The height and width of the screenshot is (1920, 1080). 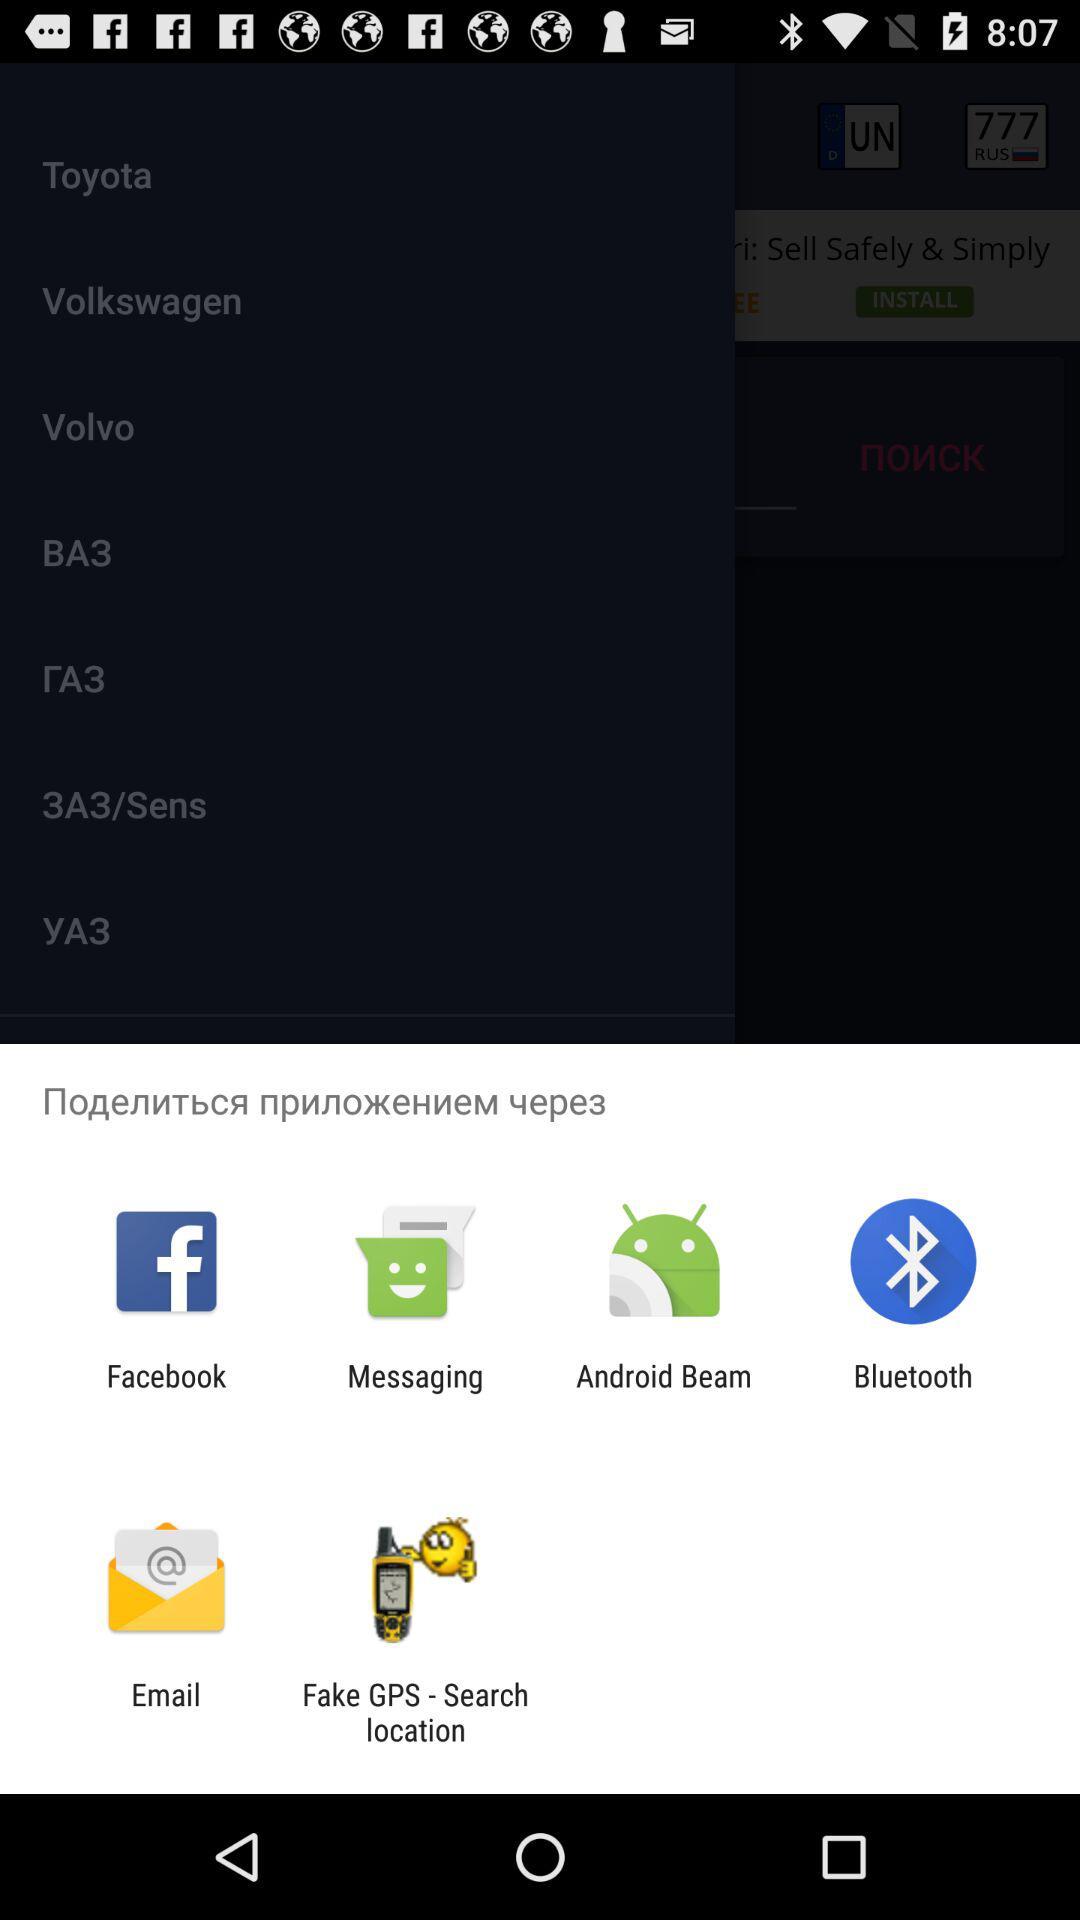 I want to click on the app to the right of the facebook icon, so click(x=414, y=1392).